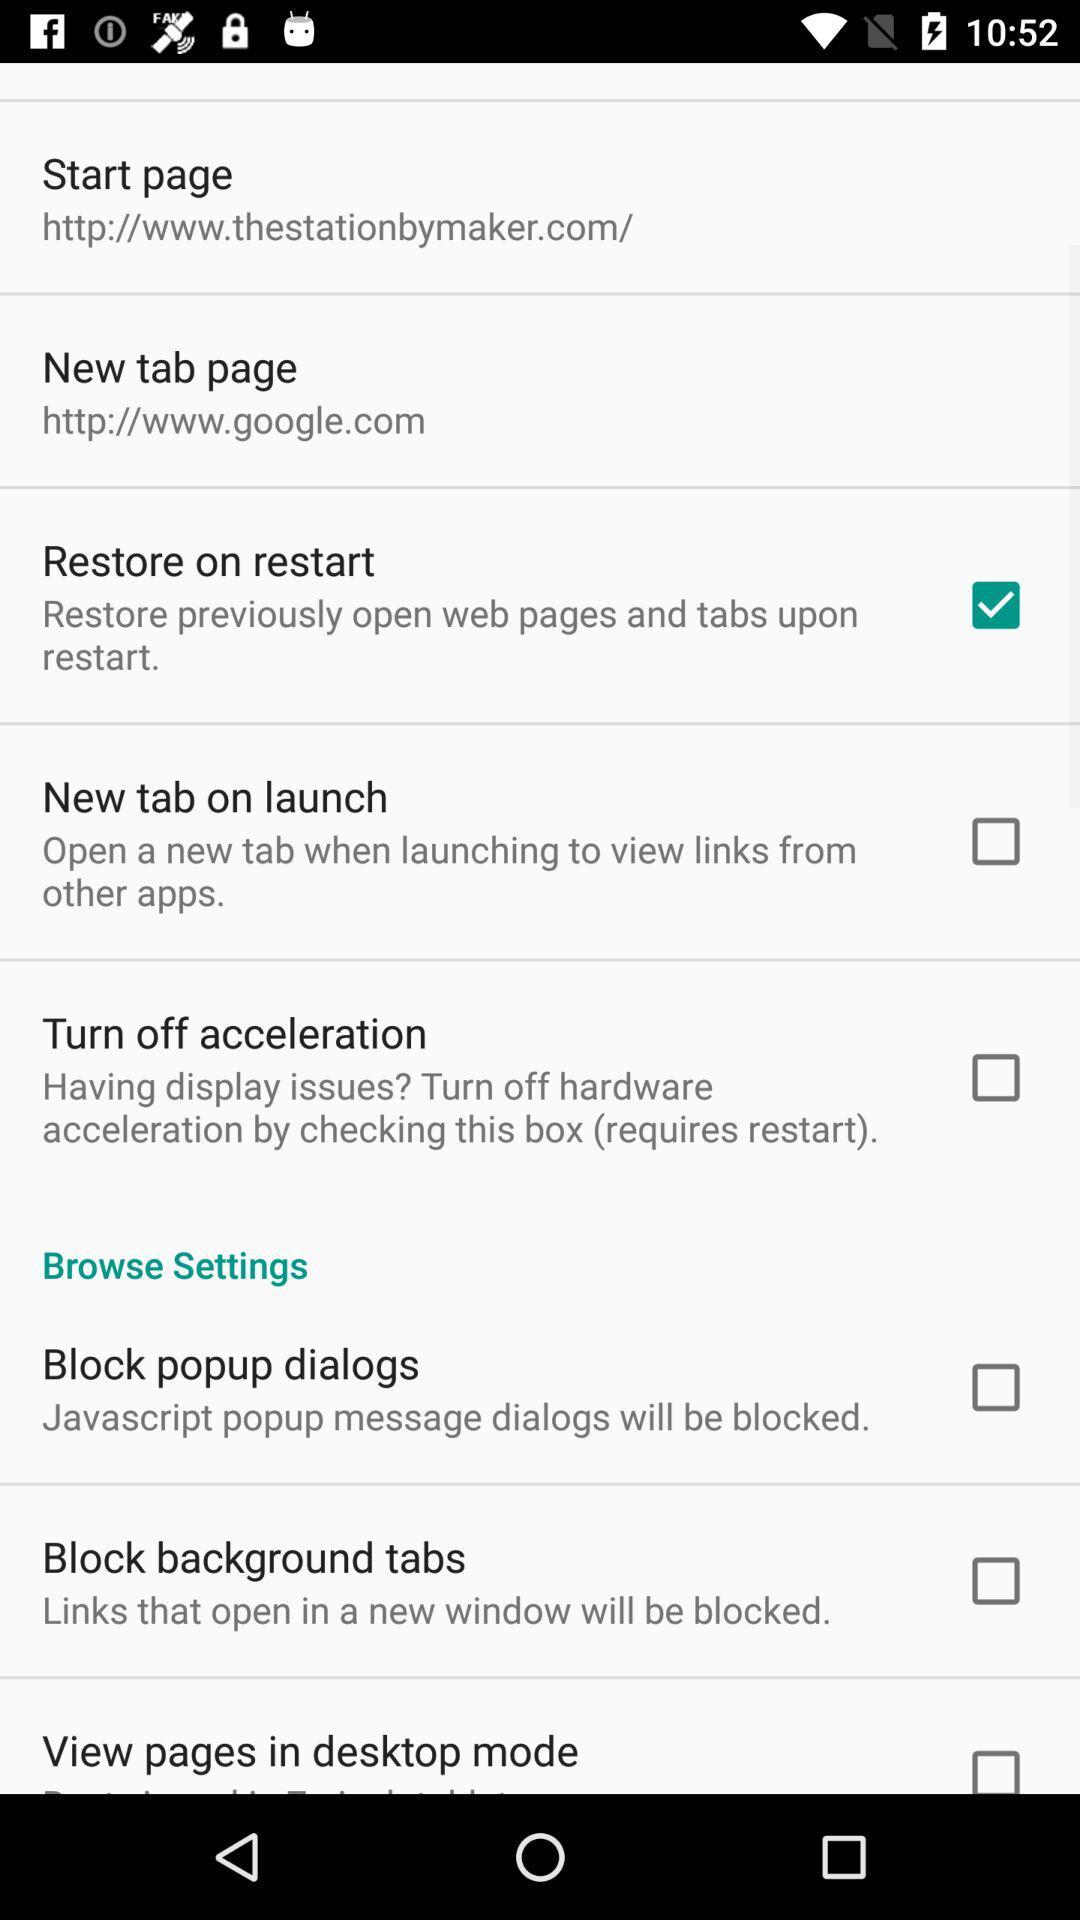 The width and height of the screenshot is (1080, 1920). Describe the element at coordinates (289, 1786) in the screenshot. I see `best viewed in icon` at that location.